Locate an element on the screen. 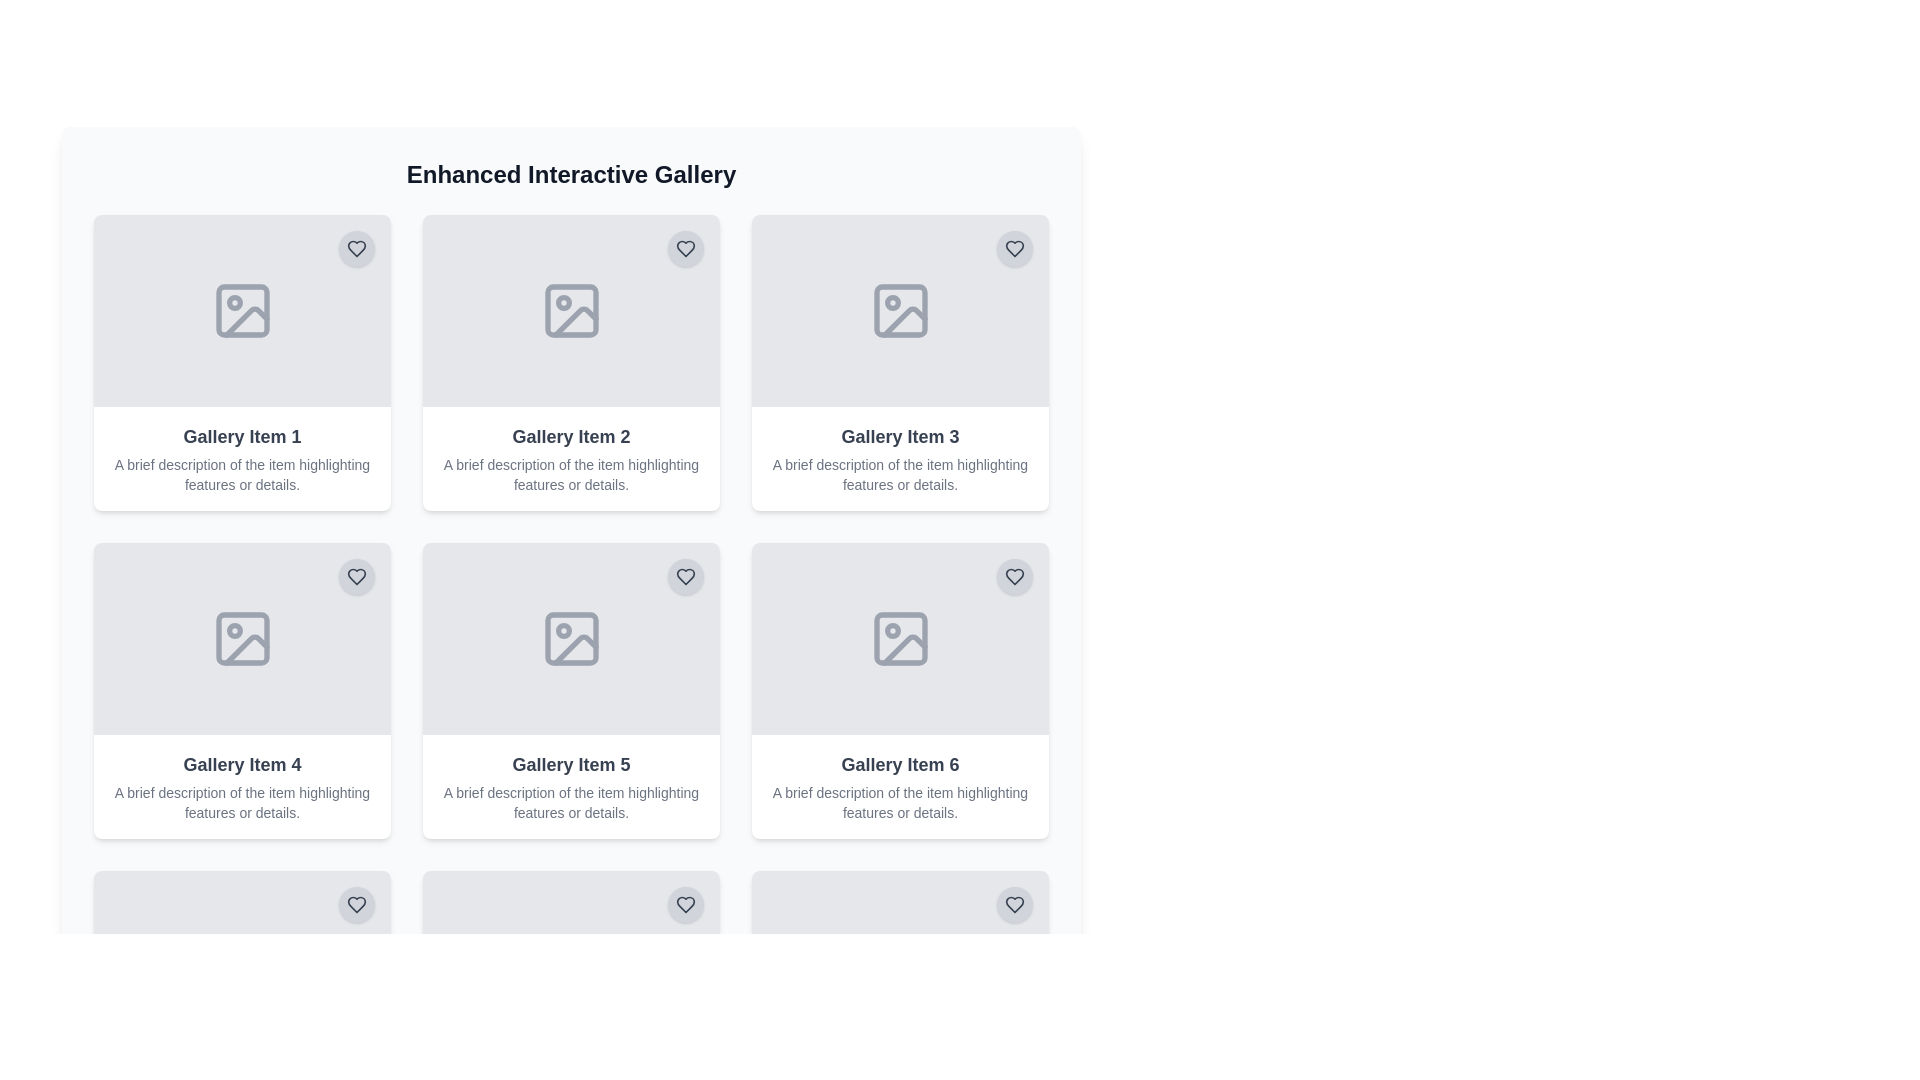 The width and height of the screenshot is (1920, 1080). the circular button with a heart-shaped icon in the center, located in the top-right corner of the card labeled 'Gallery Item 4', to favorite the item is located at coordinates (356, 577).